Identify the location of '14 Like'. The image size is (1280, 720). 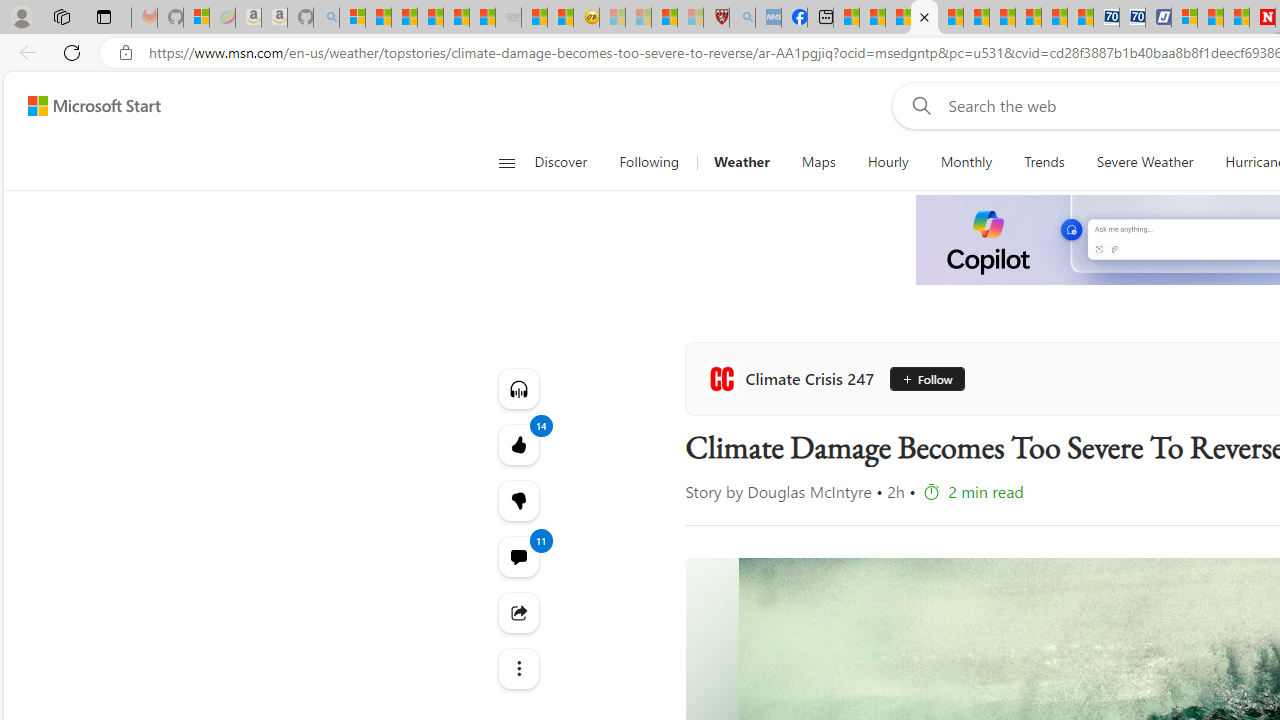
(518, 443).